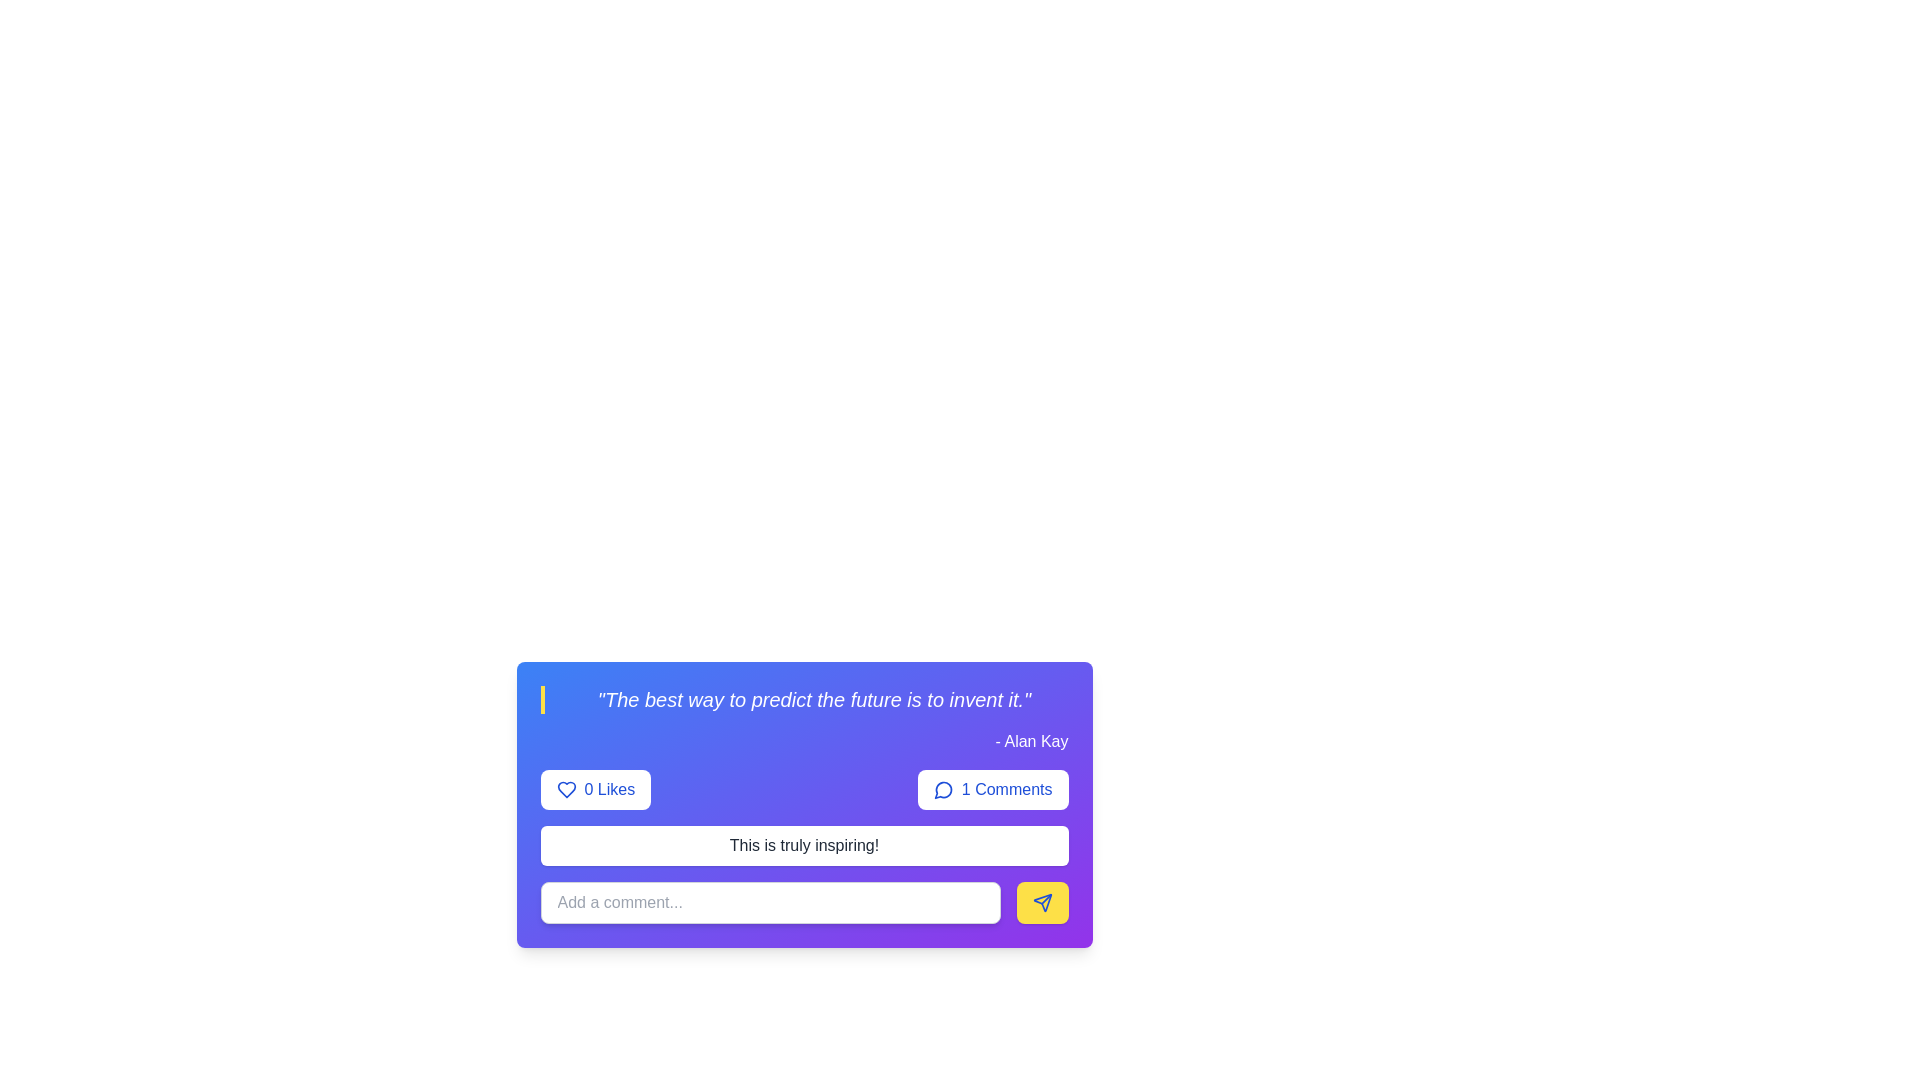 The width and height of the screenshot is (1920, 1080). Describe the element at coordinates (565, 789) in the screenshot. I see `the heart icon located in the bottom-left section of the card interface to like the content` at that location.